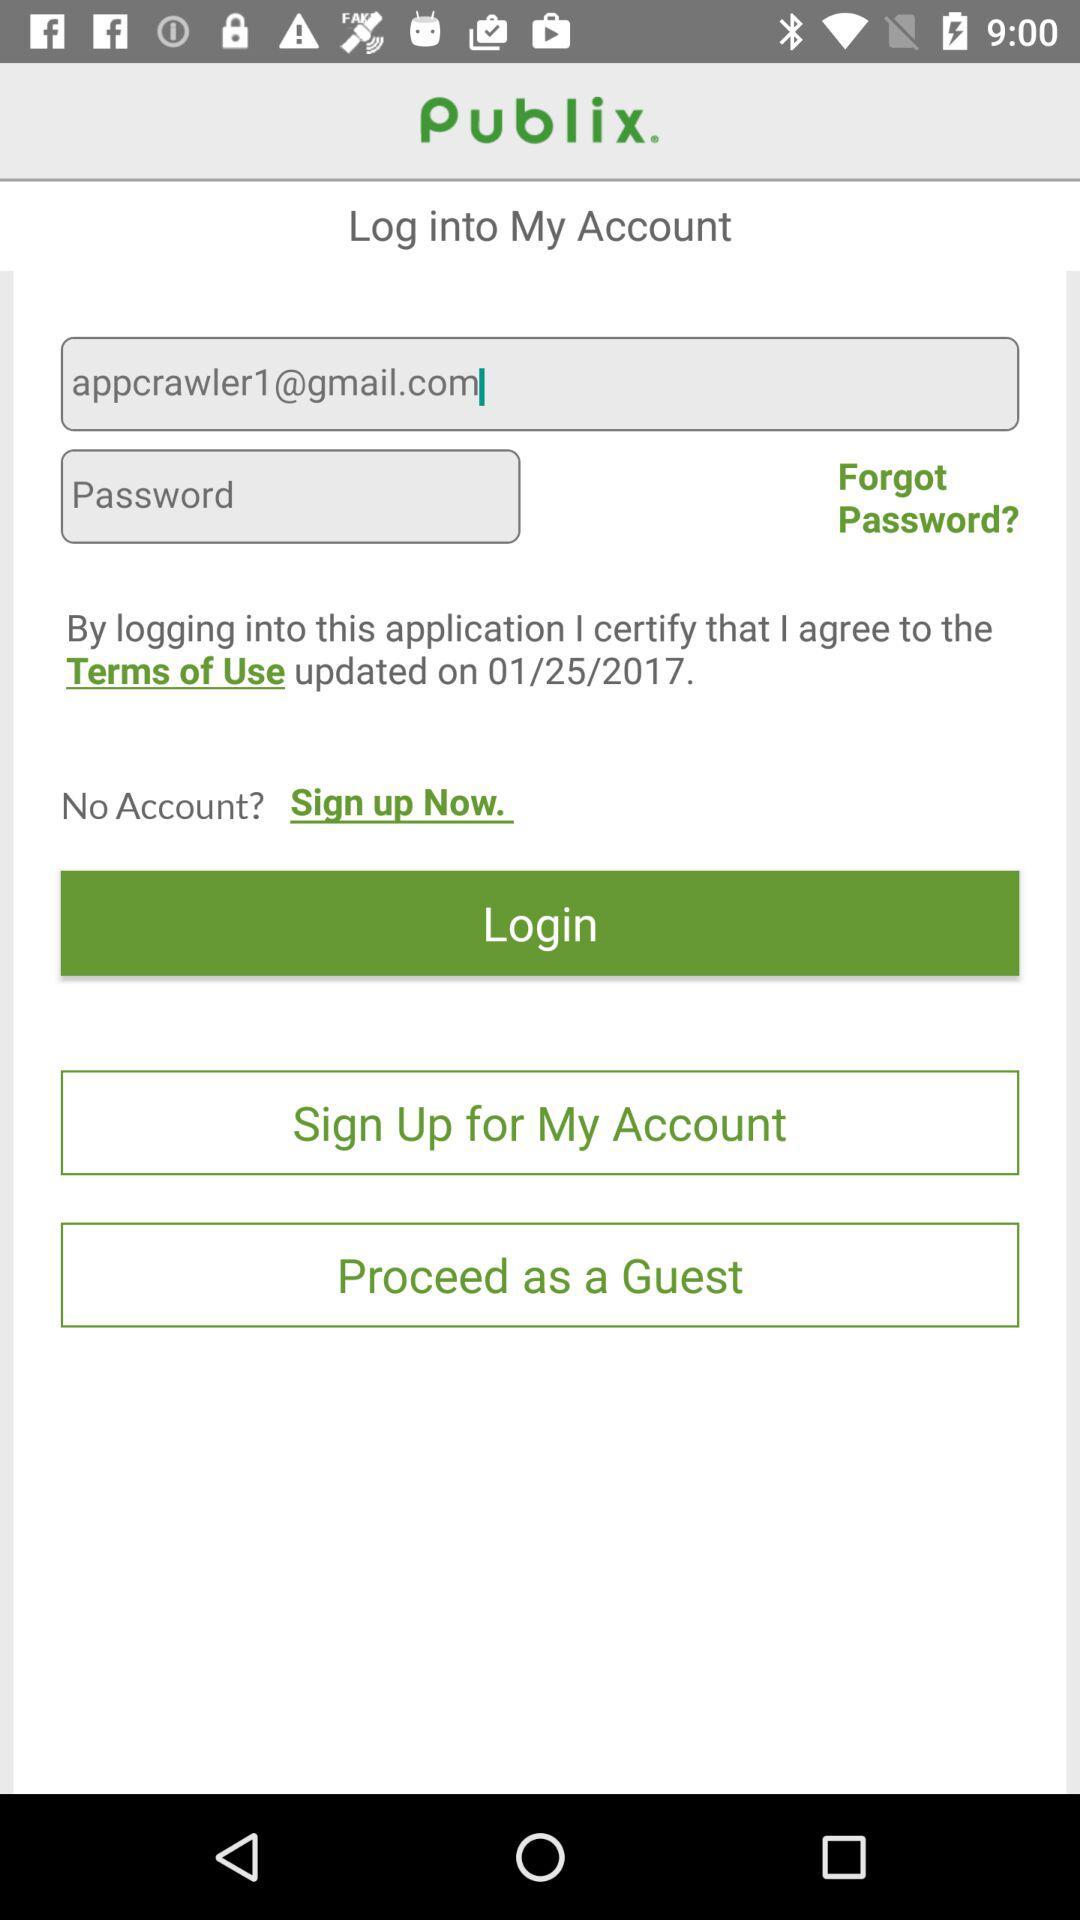  I want to click on item next to the forgot, so click(290, 499).